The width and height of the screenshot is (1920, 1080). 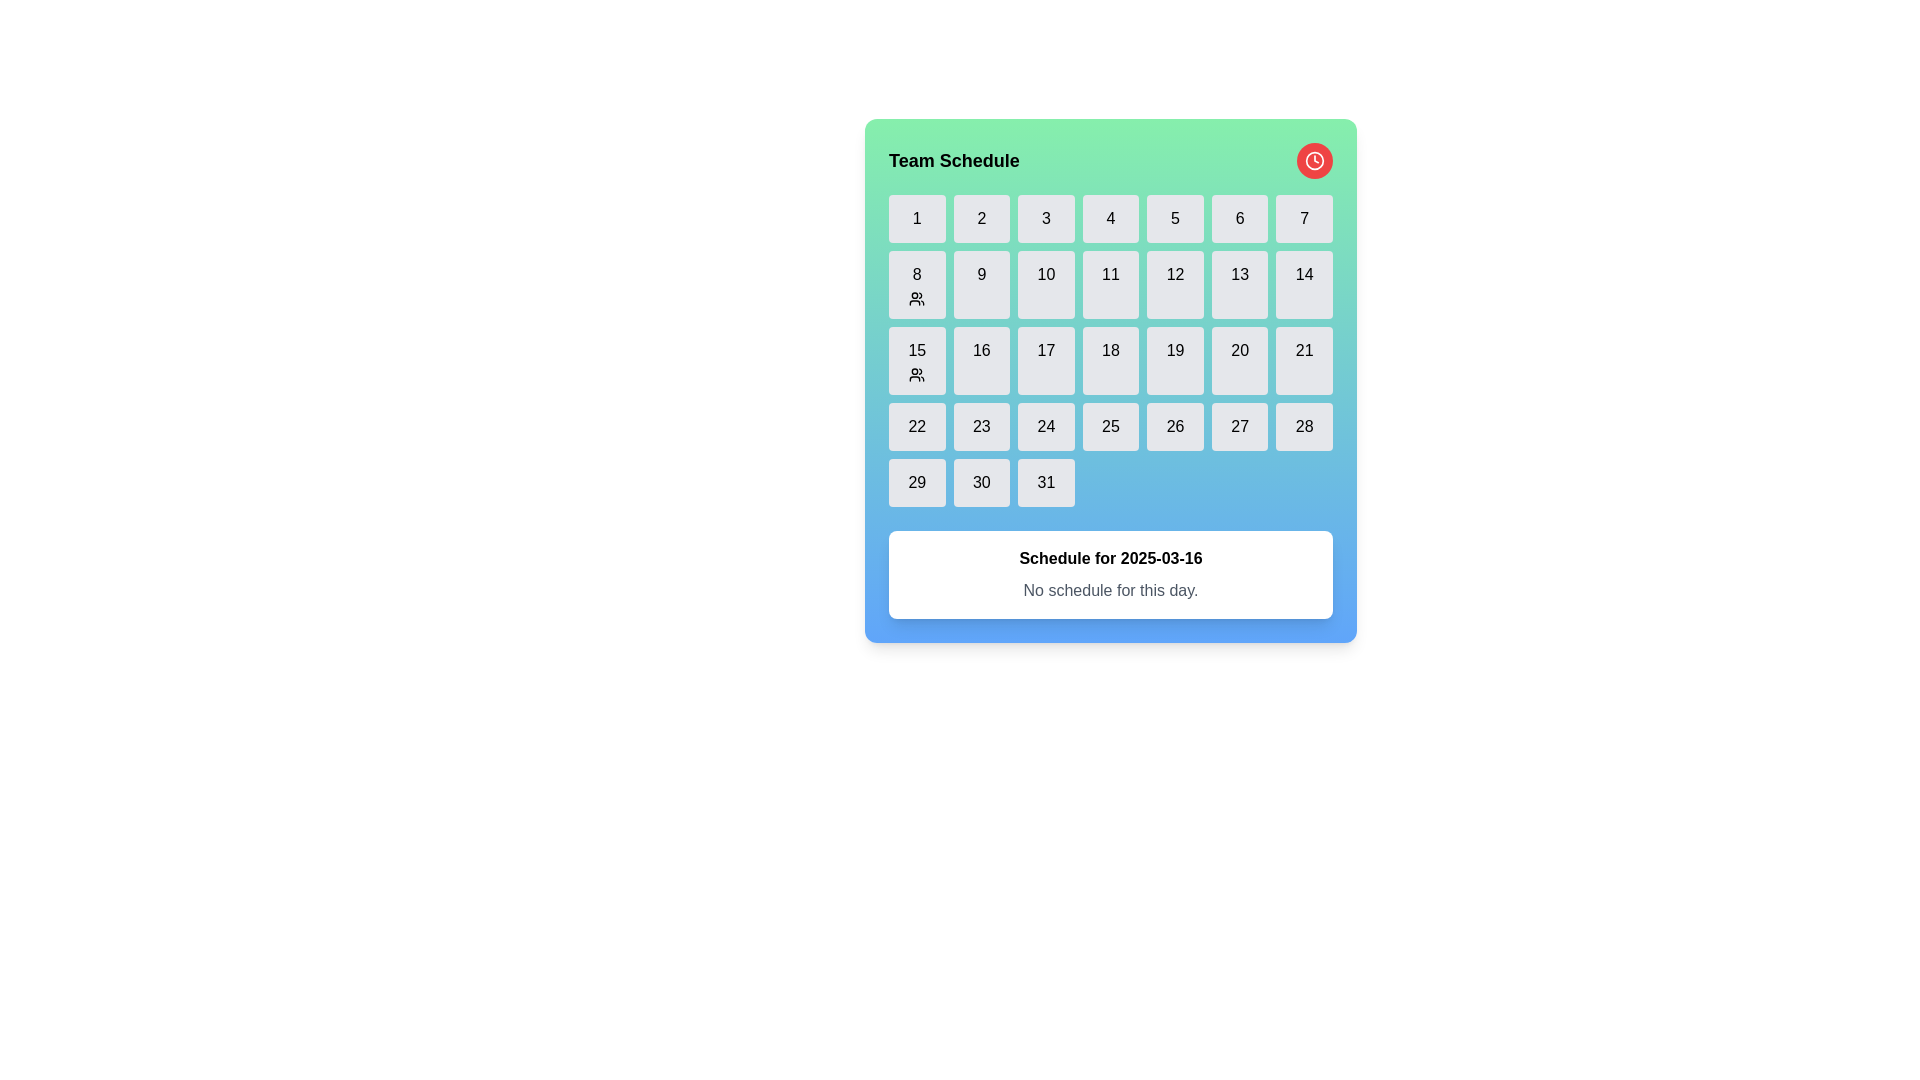 What do you see at coordinates (1175, 361) in the screenshot?
I see `the date label in the calendar interface located in the fourth column of the third row, which visually represents the date and does not support user interactions` at bounding box center [1175, 361].